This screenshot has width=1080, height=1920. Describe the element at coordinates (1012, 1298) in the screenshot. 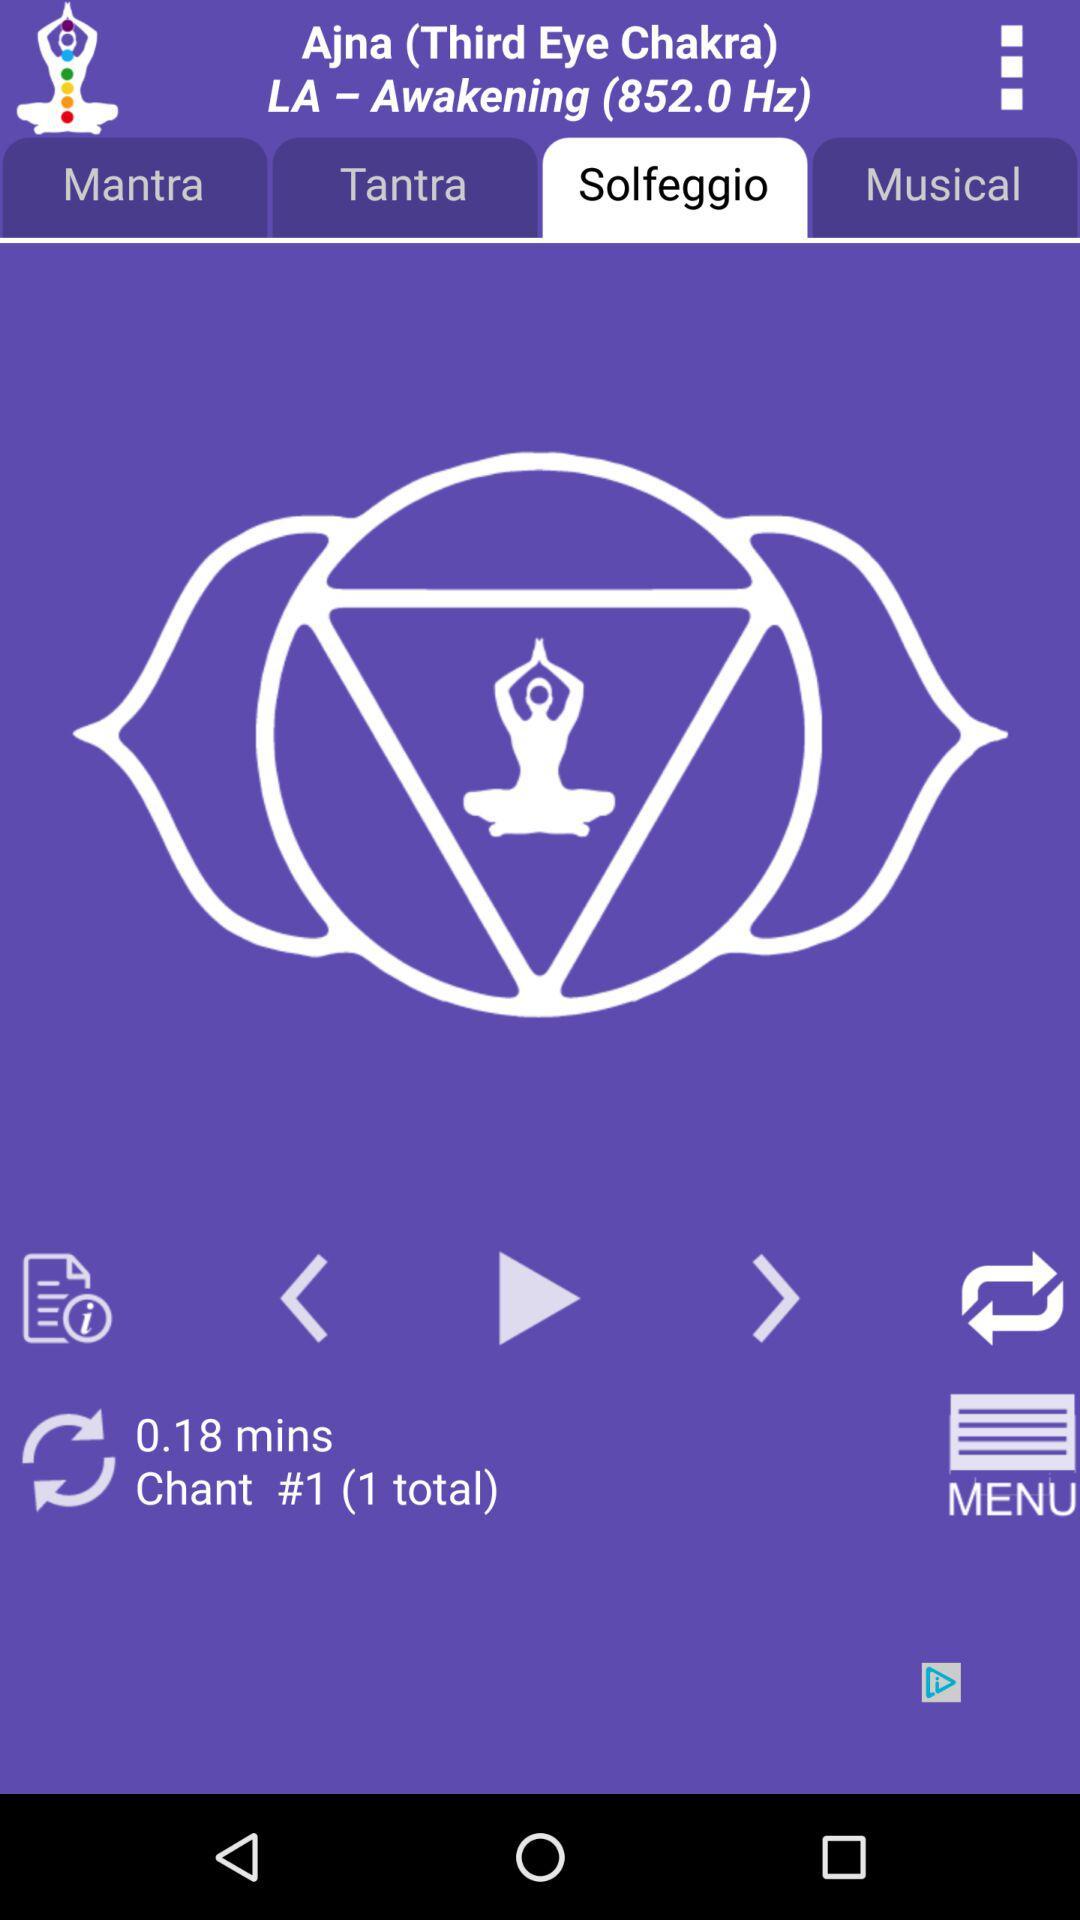

I see `arrow button` at that location.